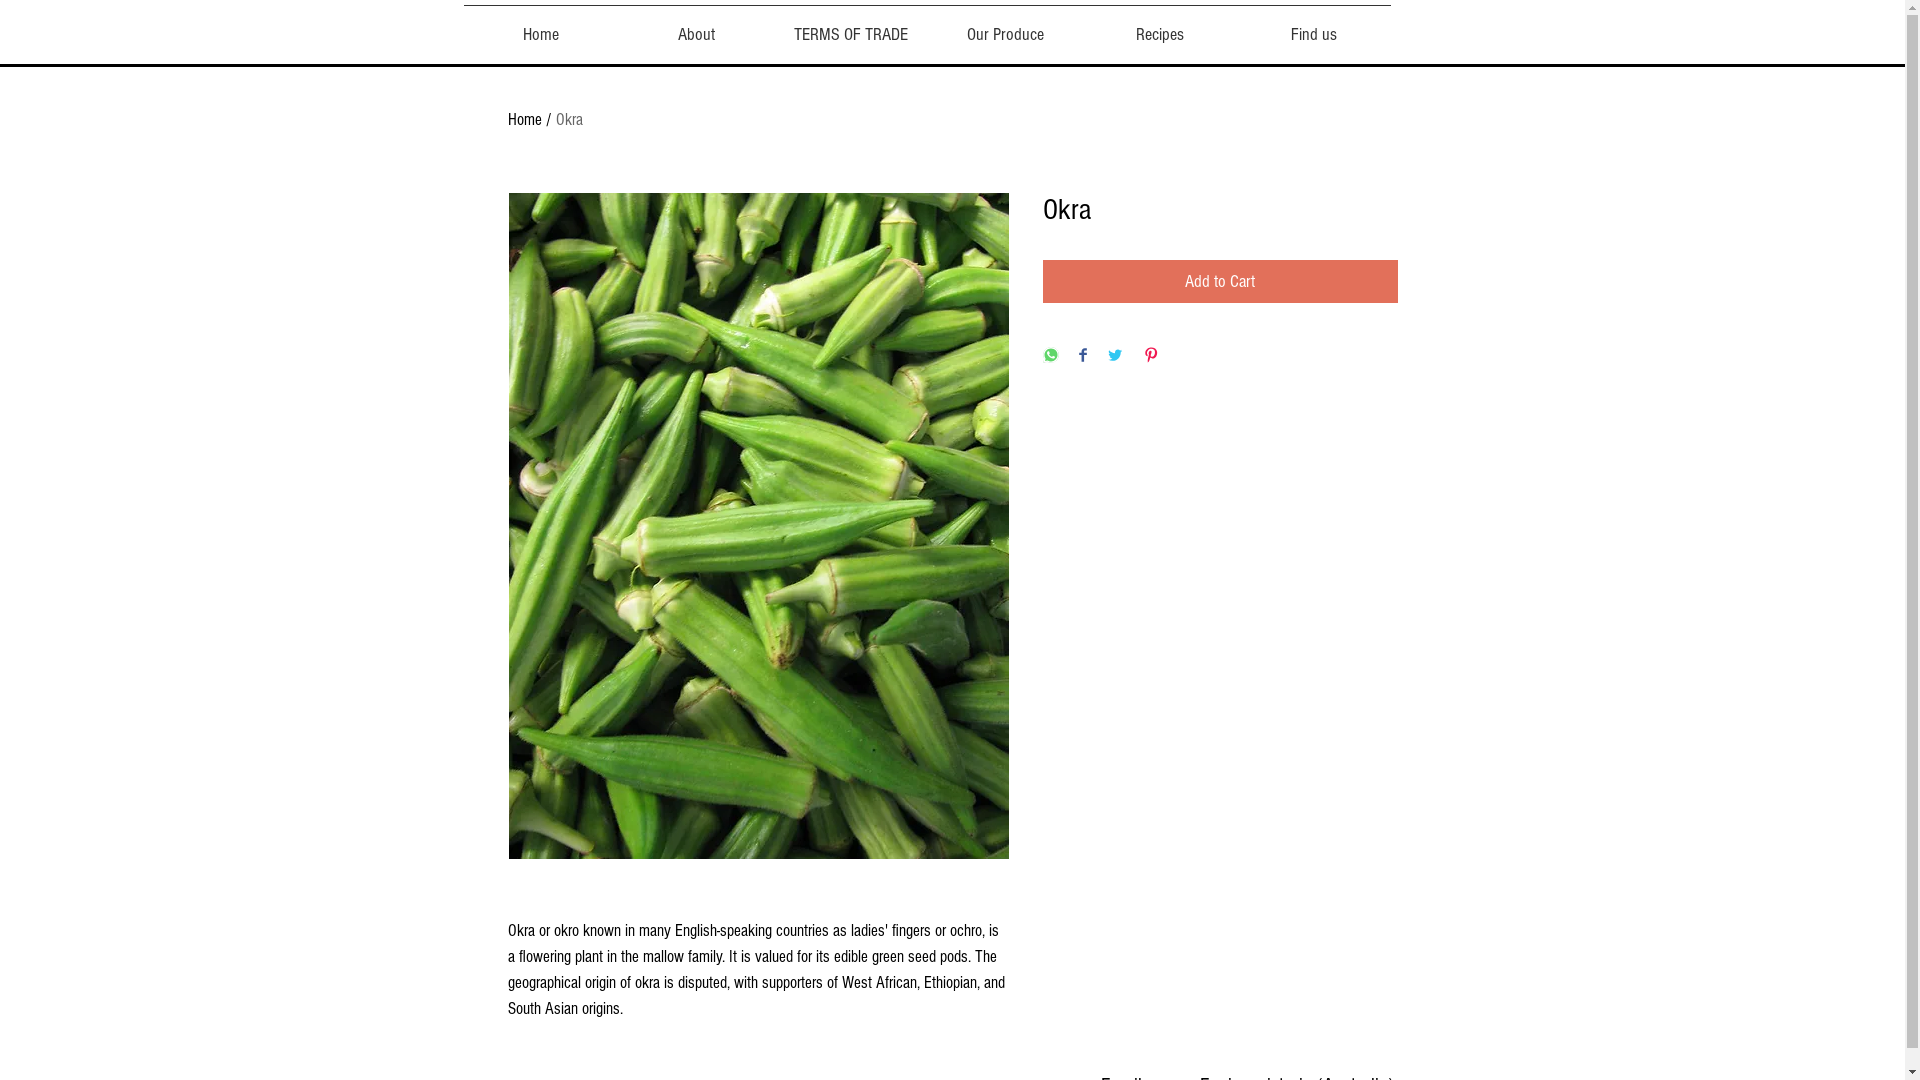 The image size is (1920, 1080). I want to click on 'TERMS OF TRADE', so click(772, 26).